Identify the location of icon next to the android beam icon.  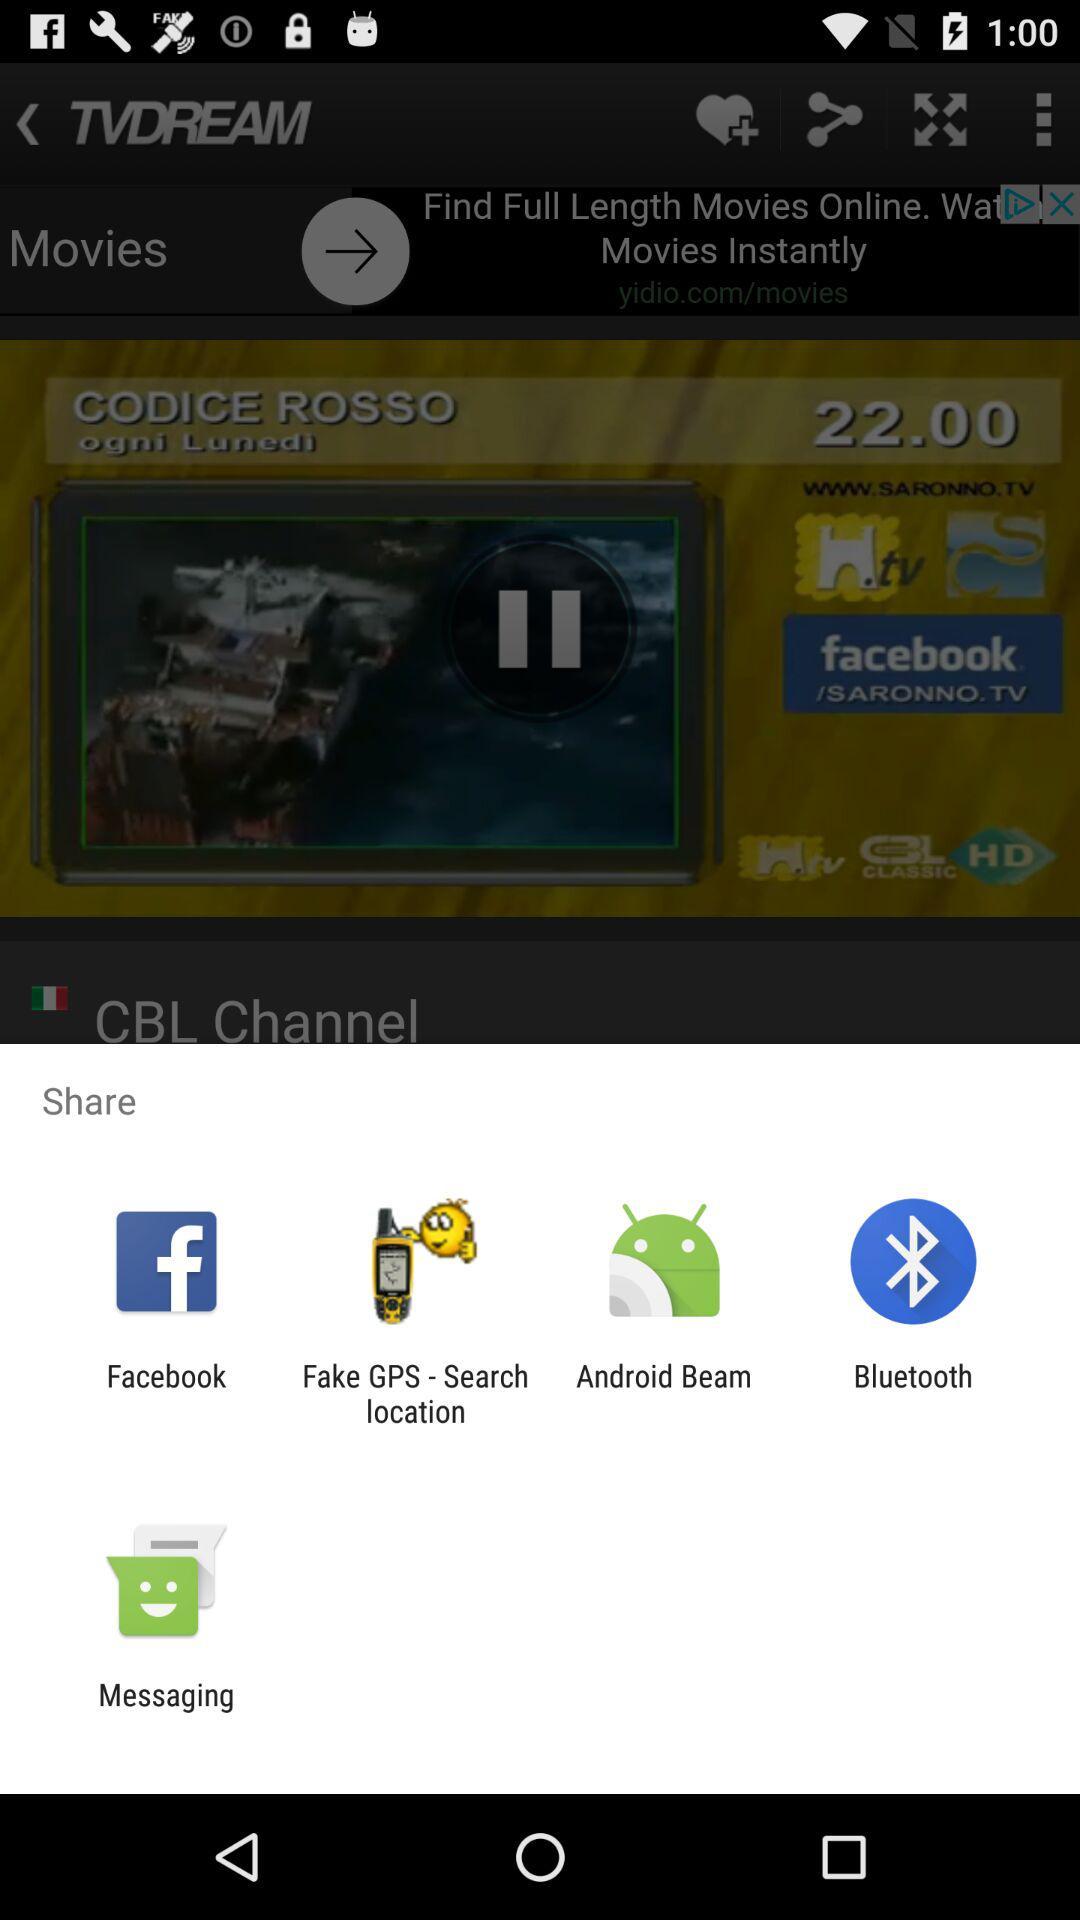
(414, 1392).